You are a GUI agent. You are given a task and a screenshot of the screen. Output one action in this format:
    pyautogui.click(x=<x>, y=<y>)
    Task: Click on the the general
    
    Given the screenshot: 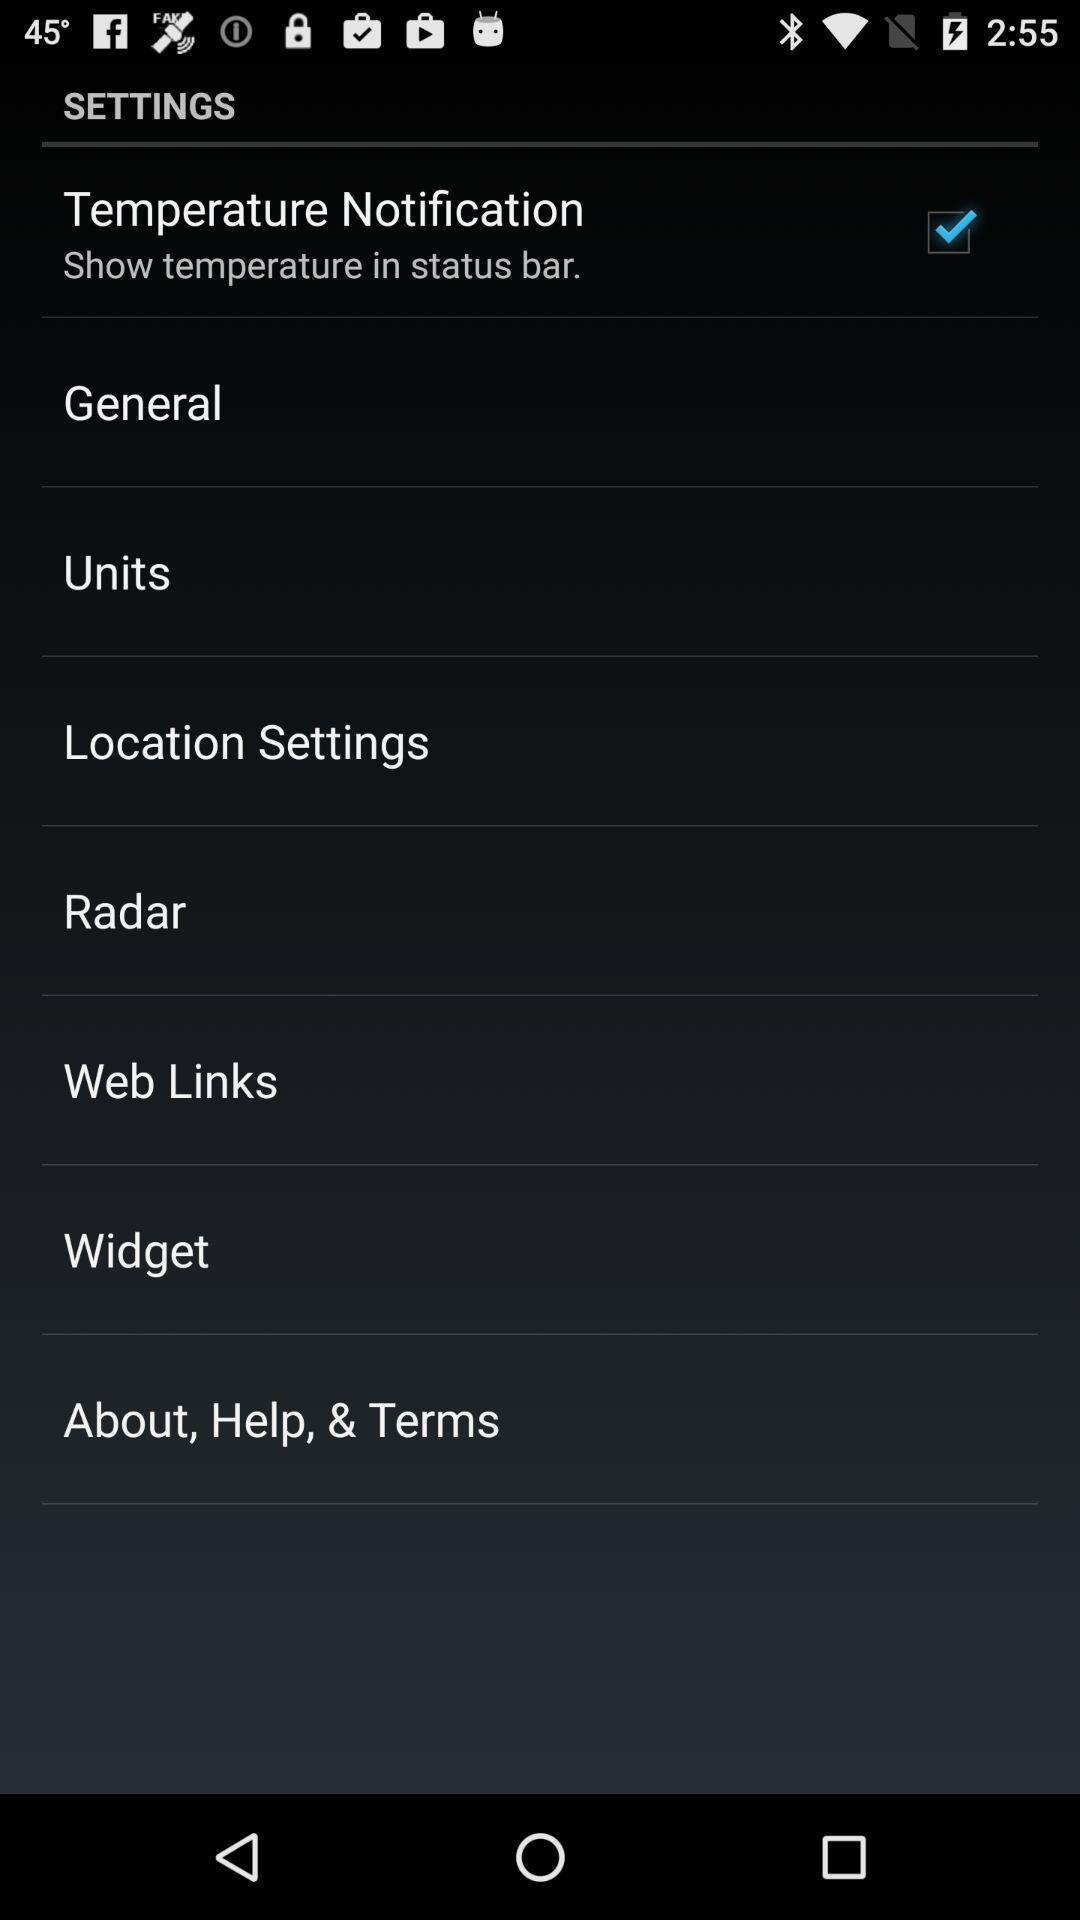 What is the action you would take?
    pyautogui.click(x=141, y=400)
    